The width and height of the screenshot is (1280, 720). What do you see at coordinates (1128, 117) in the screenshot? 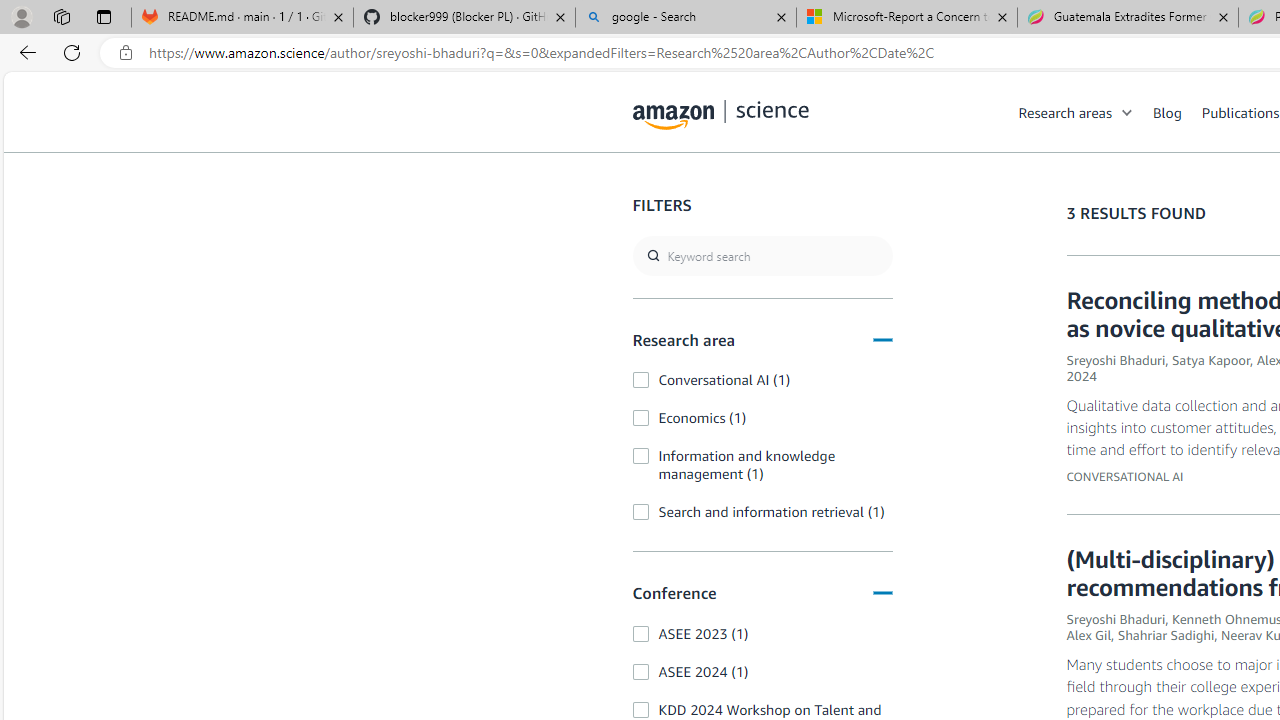
I see `'Class: chevron'` at bounding box center [1128, 117].